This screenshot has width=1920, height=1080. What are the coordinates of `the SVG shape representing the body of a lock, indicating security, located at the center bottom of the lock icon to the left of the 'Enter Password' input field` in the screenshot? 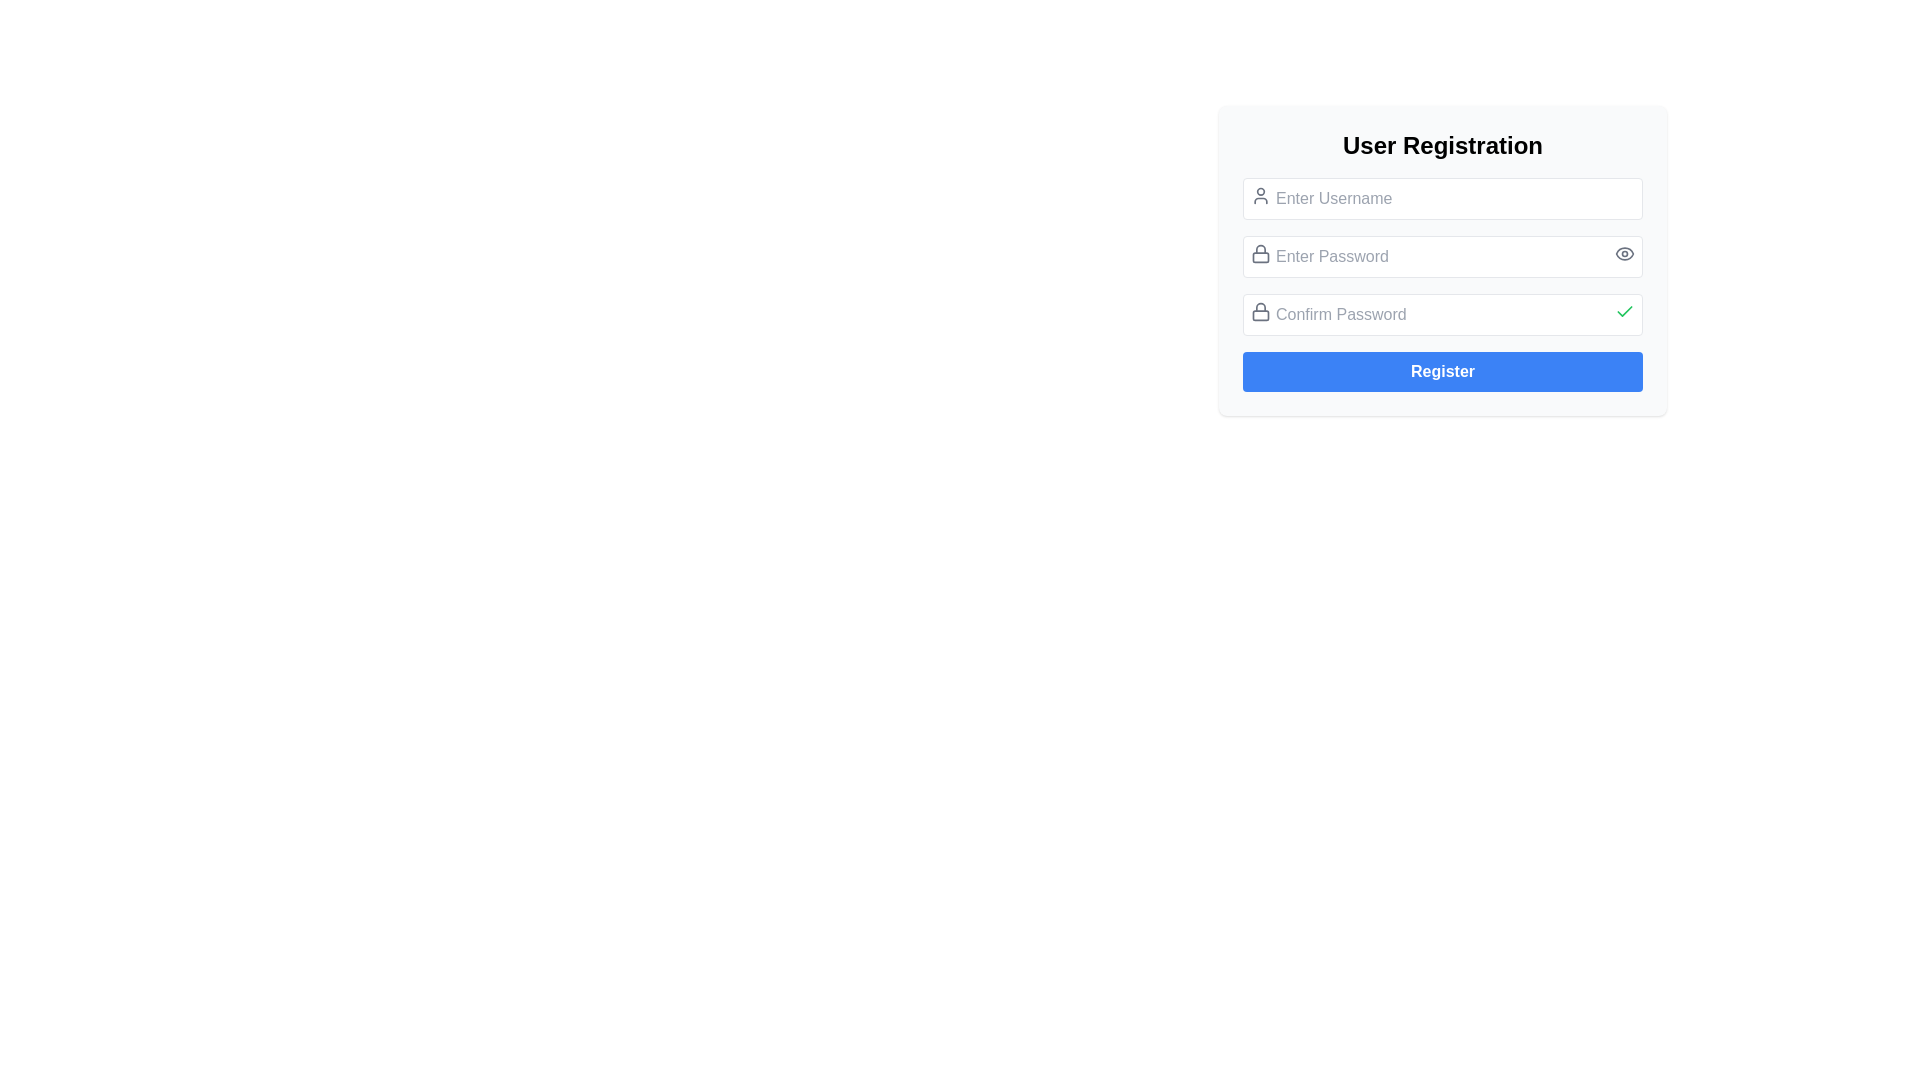 It's located at (1260, 256).